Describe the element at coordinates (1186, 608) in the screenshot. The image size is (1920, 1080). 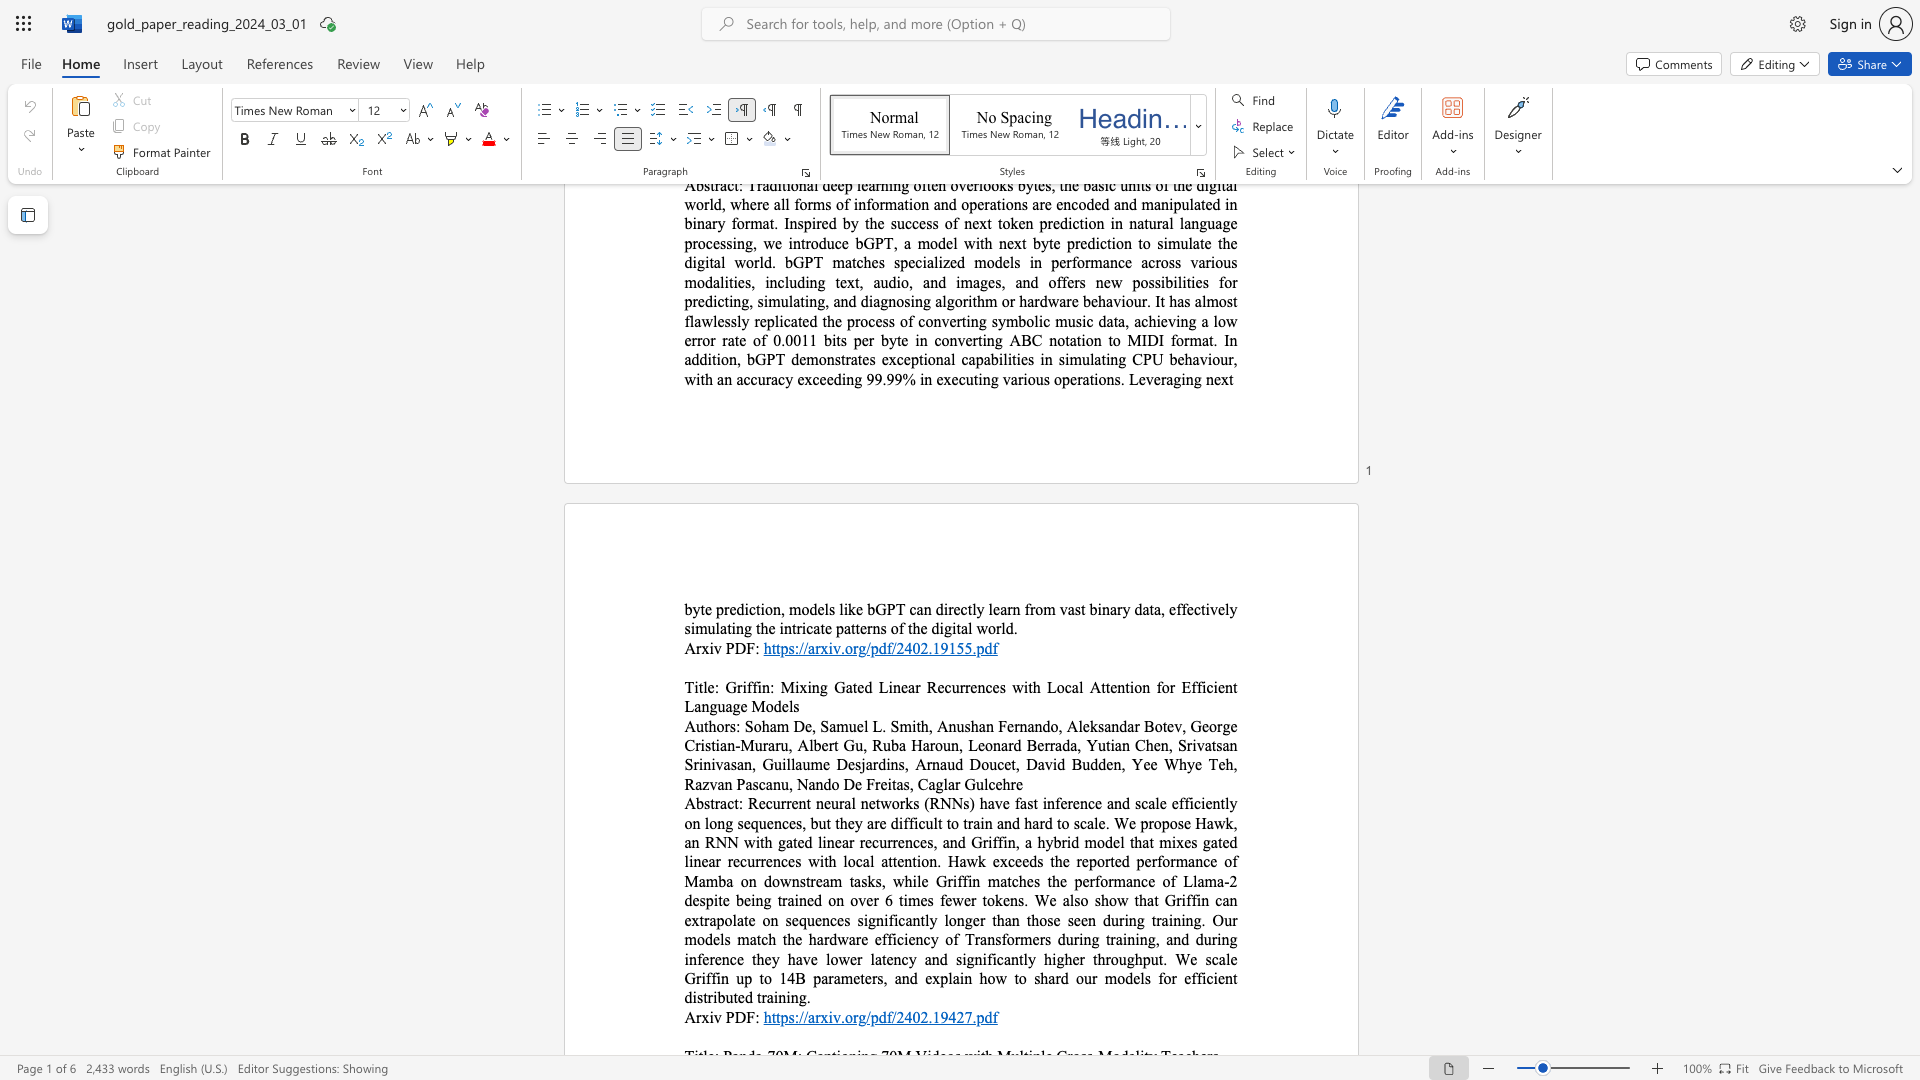
I see `the subset text "ectively simulating the intricate patterns of t" within the text "byte prediction, models like bGPT can directly learn from vast binary data, effectively simulating the intricate patterns of the digital world."` at that location.